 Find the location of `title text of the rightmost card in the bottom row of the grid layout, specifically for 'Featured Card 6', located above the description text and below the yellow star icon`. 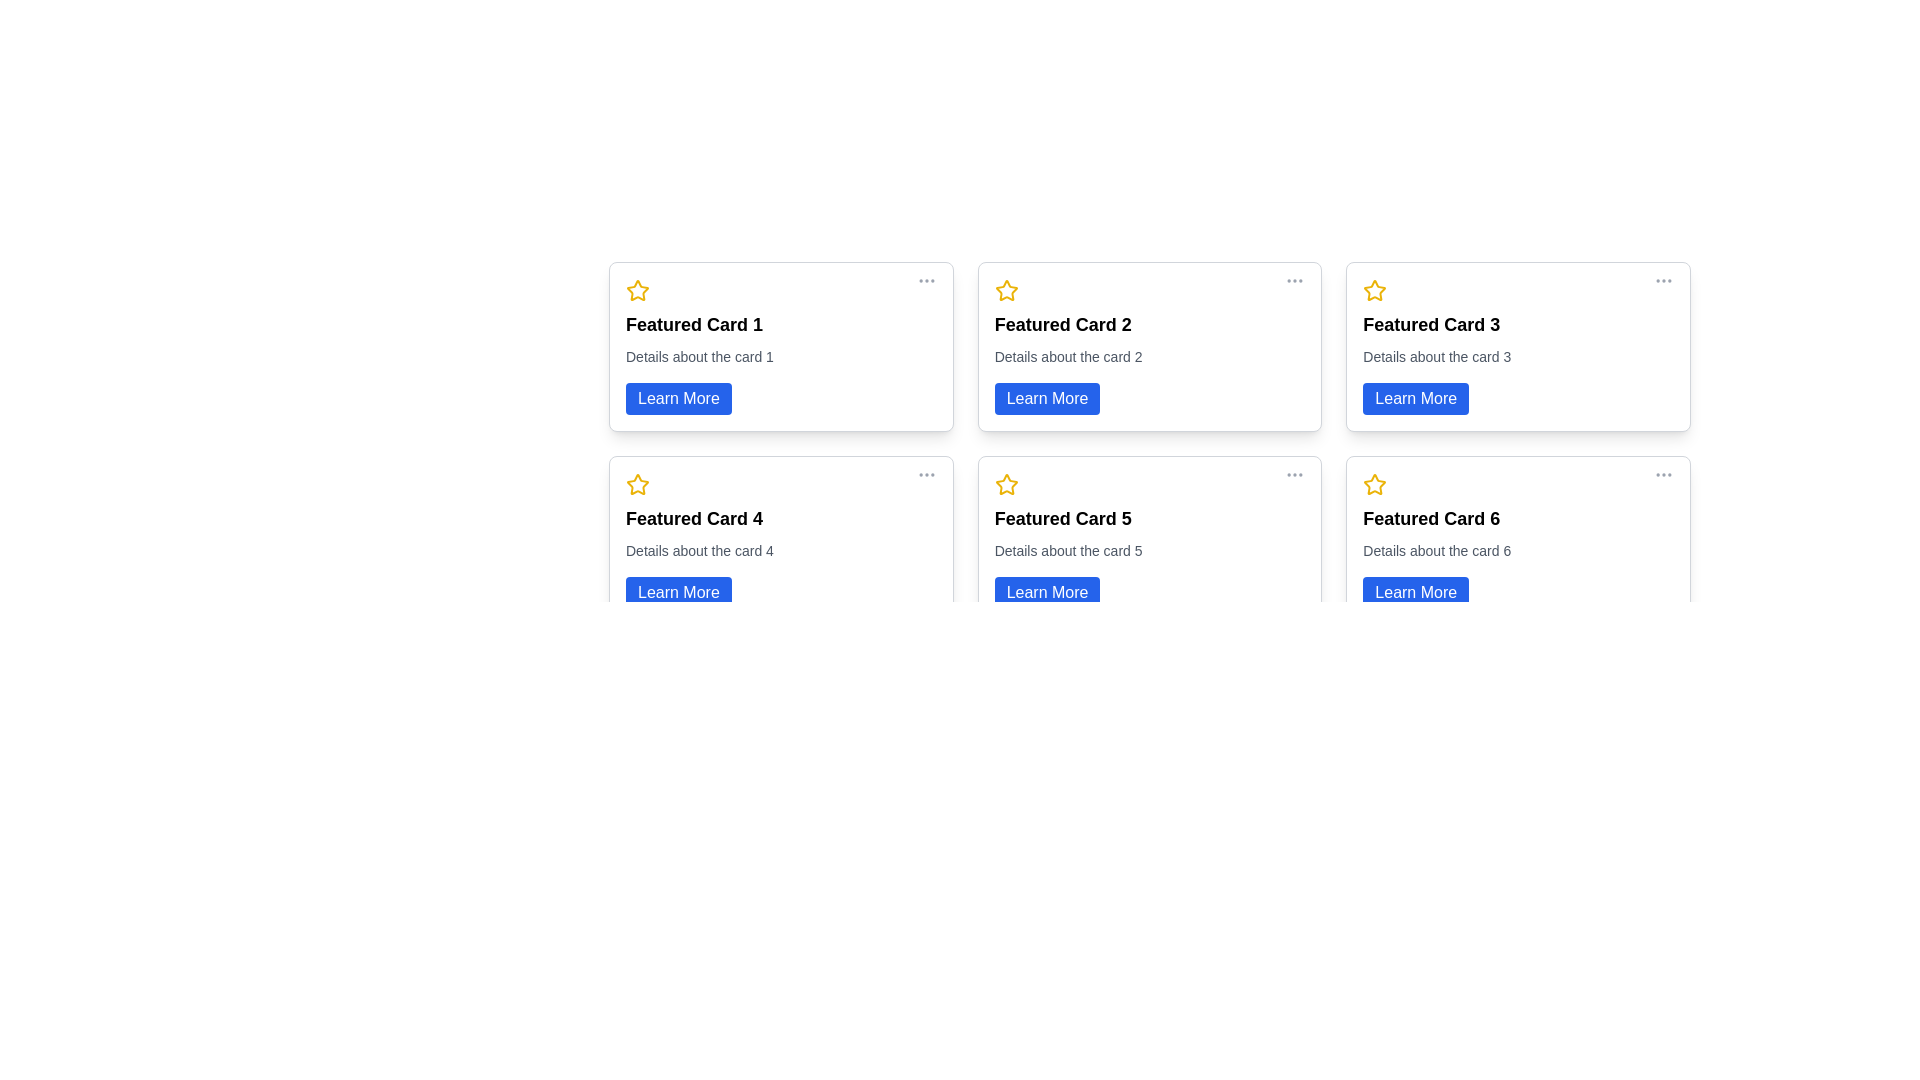

title text of the rightmost card in the bottom row of the grid layout, specifically for 'Featured Card 6', located above the description text and below the yellow star icon is located at coordinates (1430, 518).